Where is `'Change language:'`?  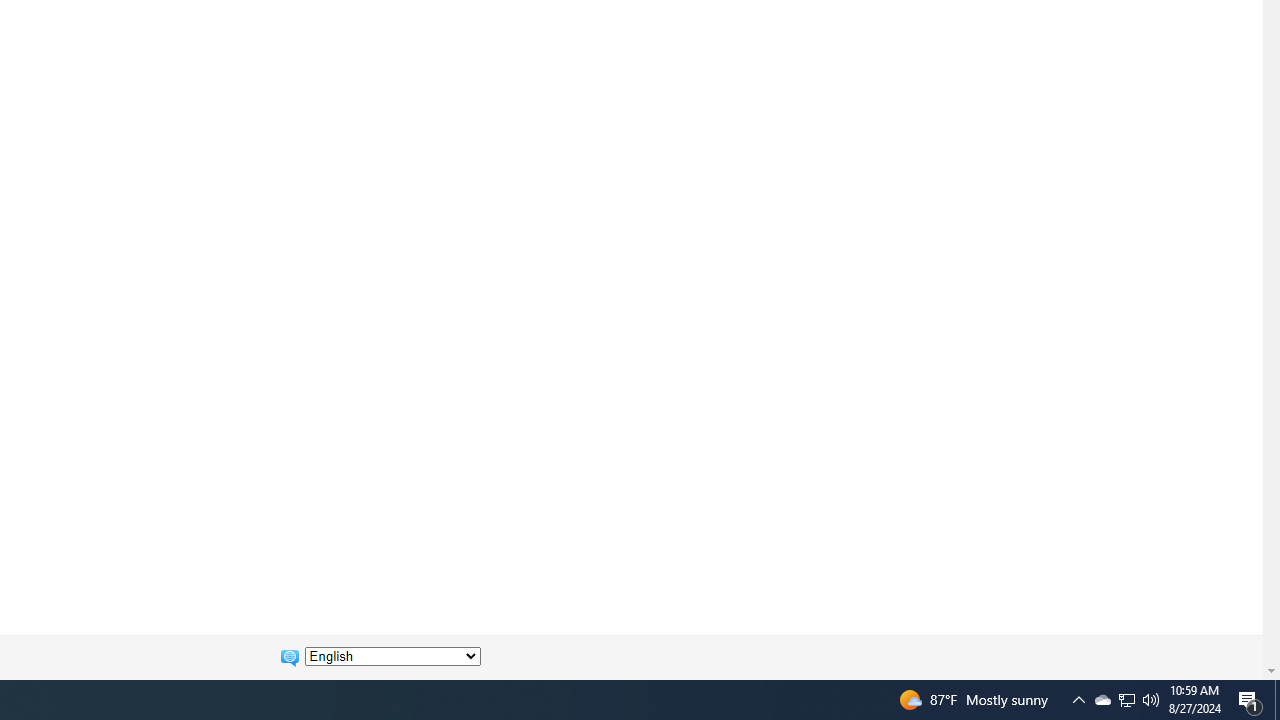
'Change language:' is located at coordinates (392, 656).